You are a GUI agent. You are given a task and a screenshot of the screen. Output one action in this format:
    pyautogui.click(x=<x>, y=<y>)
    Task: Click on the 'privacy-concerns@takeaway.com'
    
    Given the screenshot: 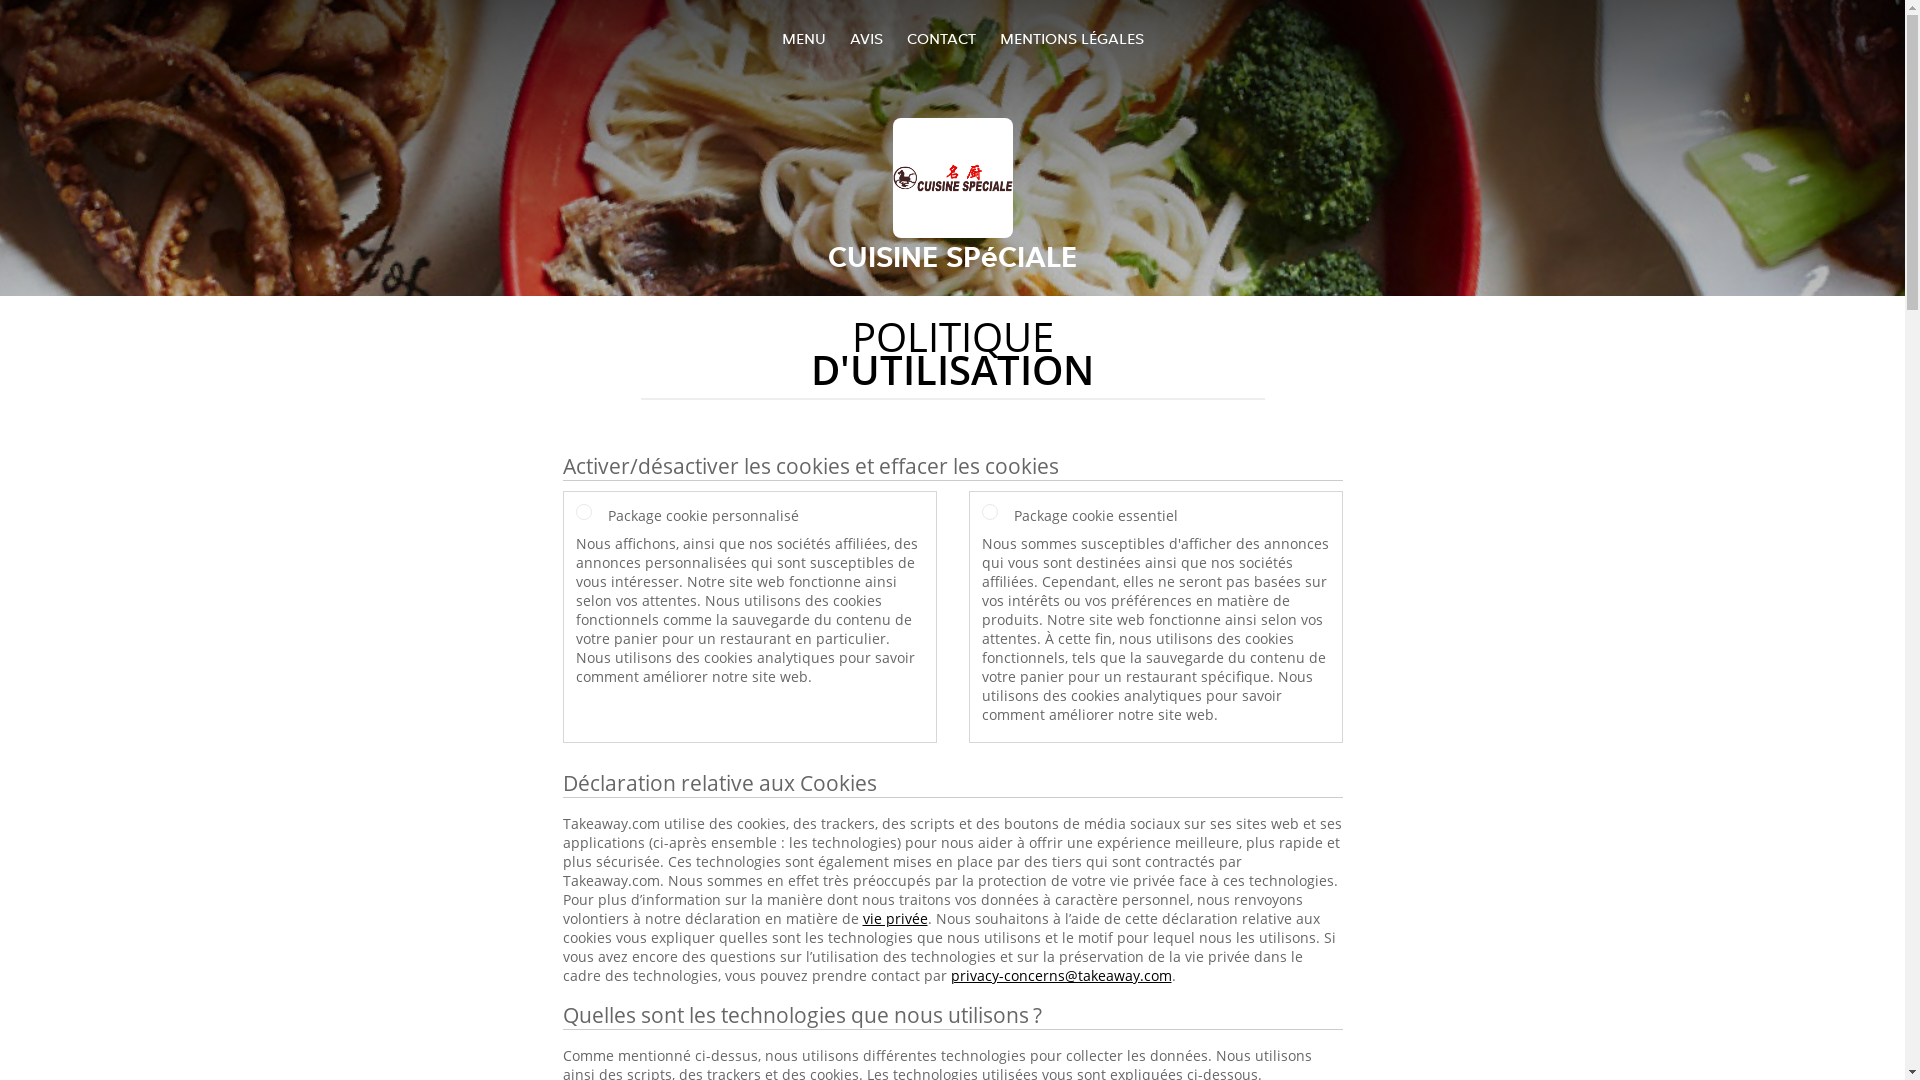 What is the action you would take?
    pyautogui.click(x=1059, y=974)
    